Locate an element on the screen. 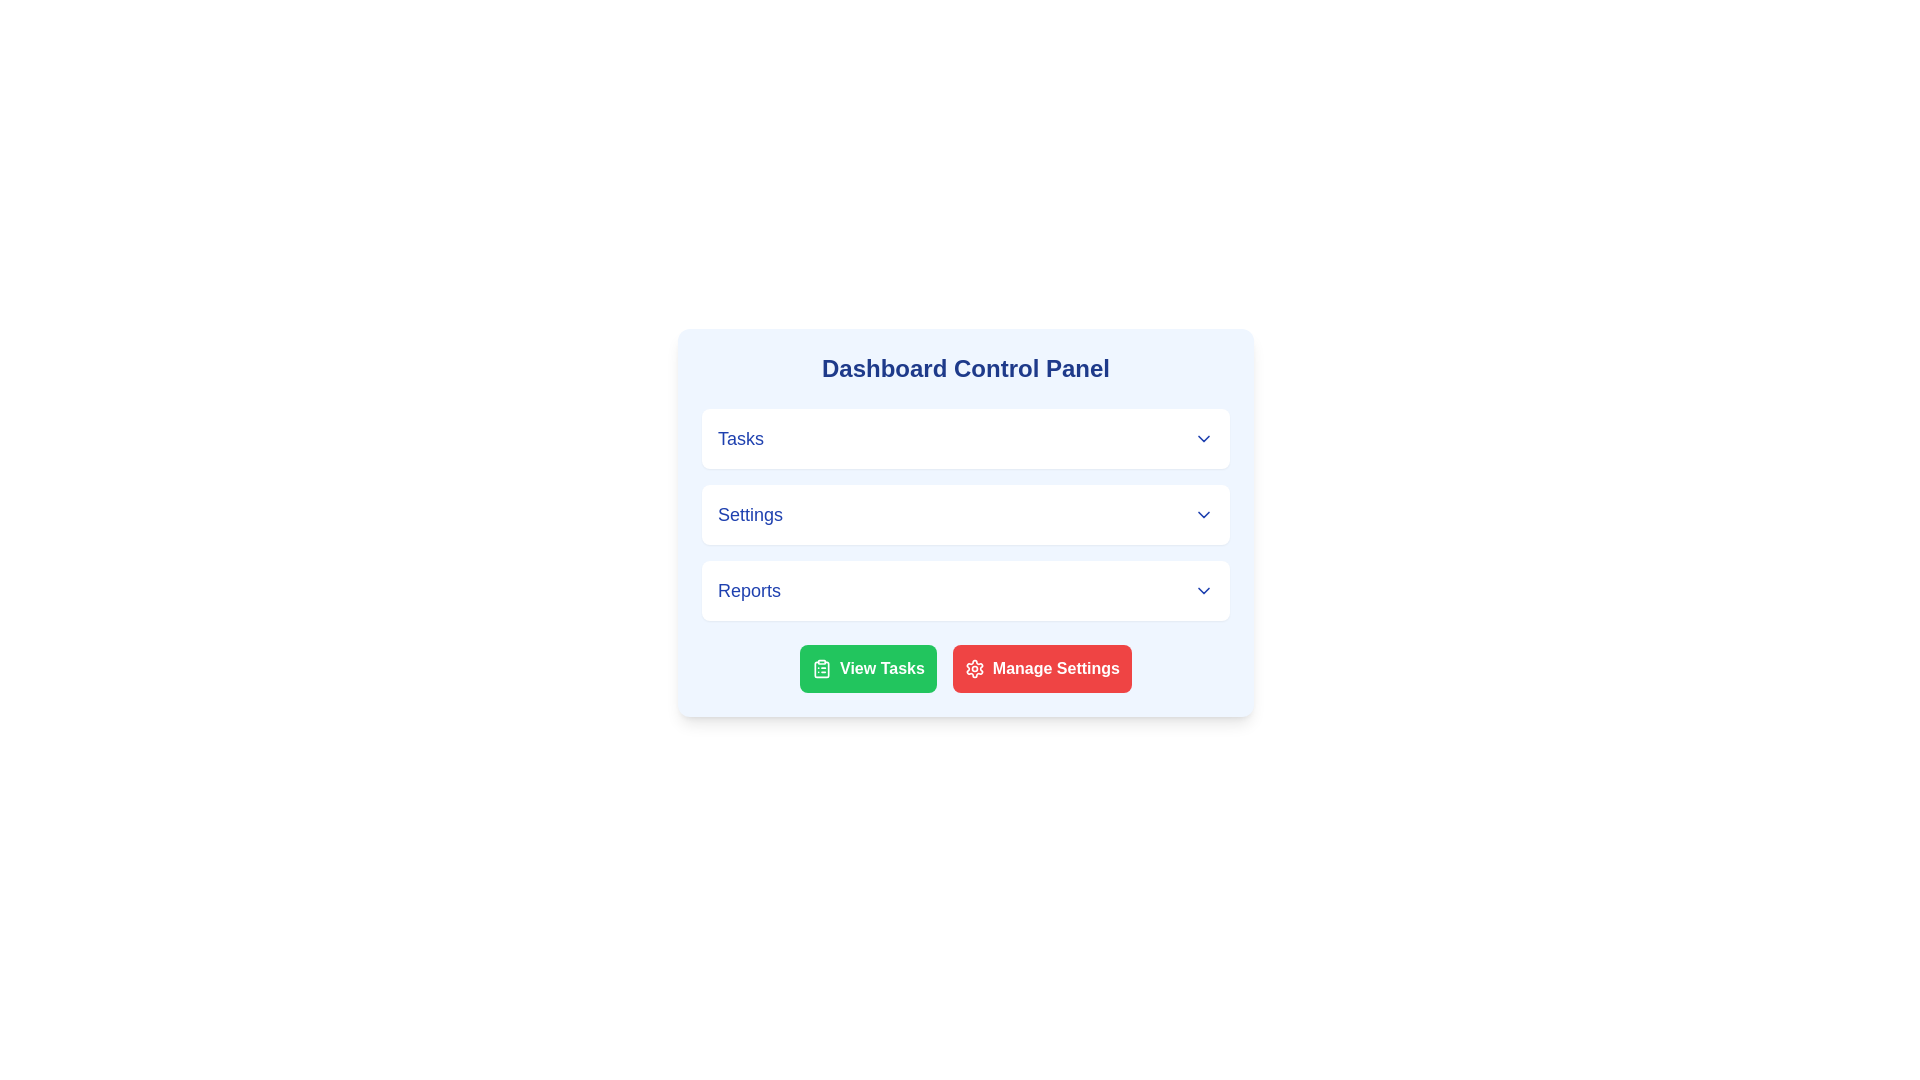  the gear-like icon representing the 'Manage Settings' button located on the dashboard interface is located at coordinates (974, 668).